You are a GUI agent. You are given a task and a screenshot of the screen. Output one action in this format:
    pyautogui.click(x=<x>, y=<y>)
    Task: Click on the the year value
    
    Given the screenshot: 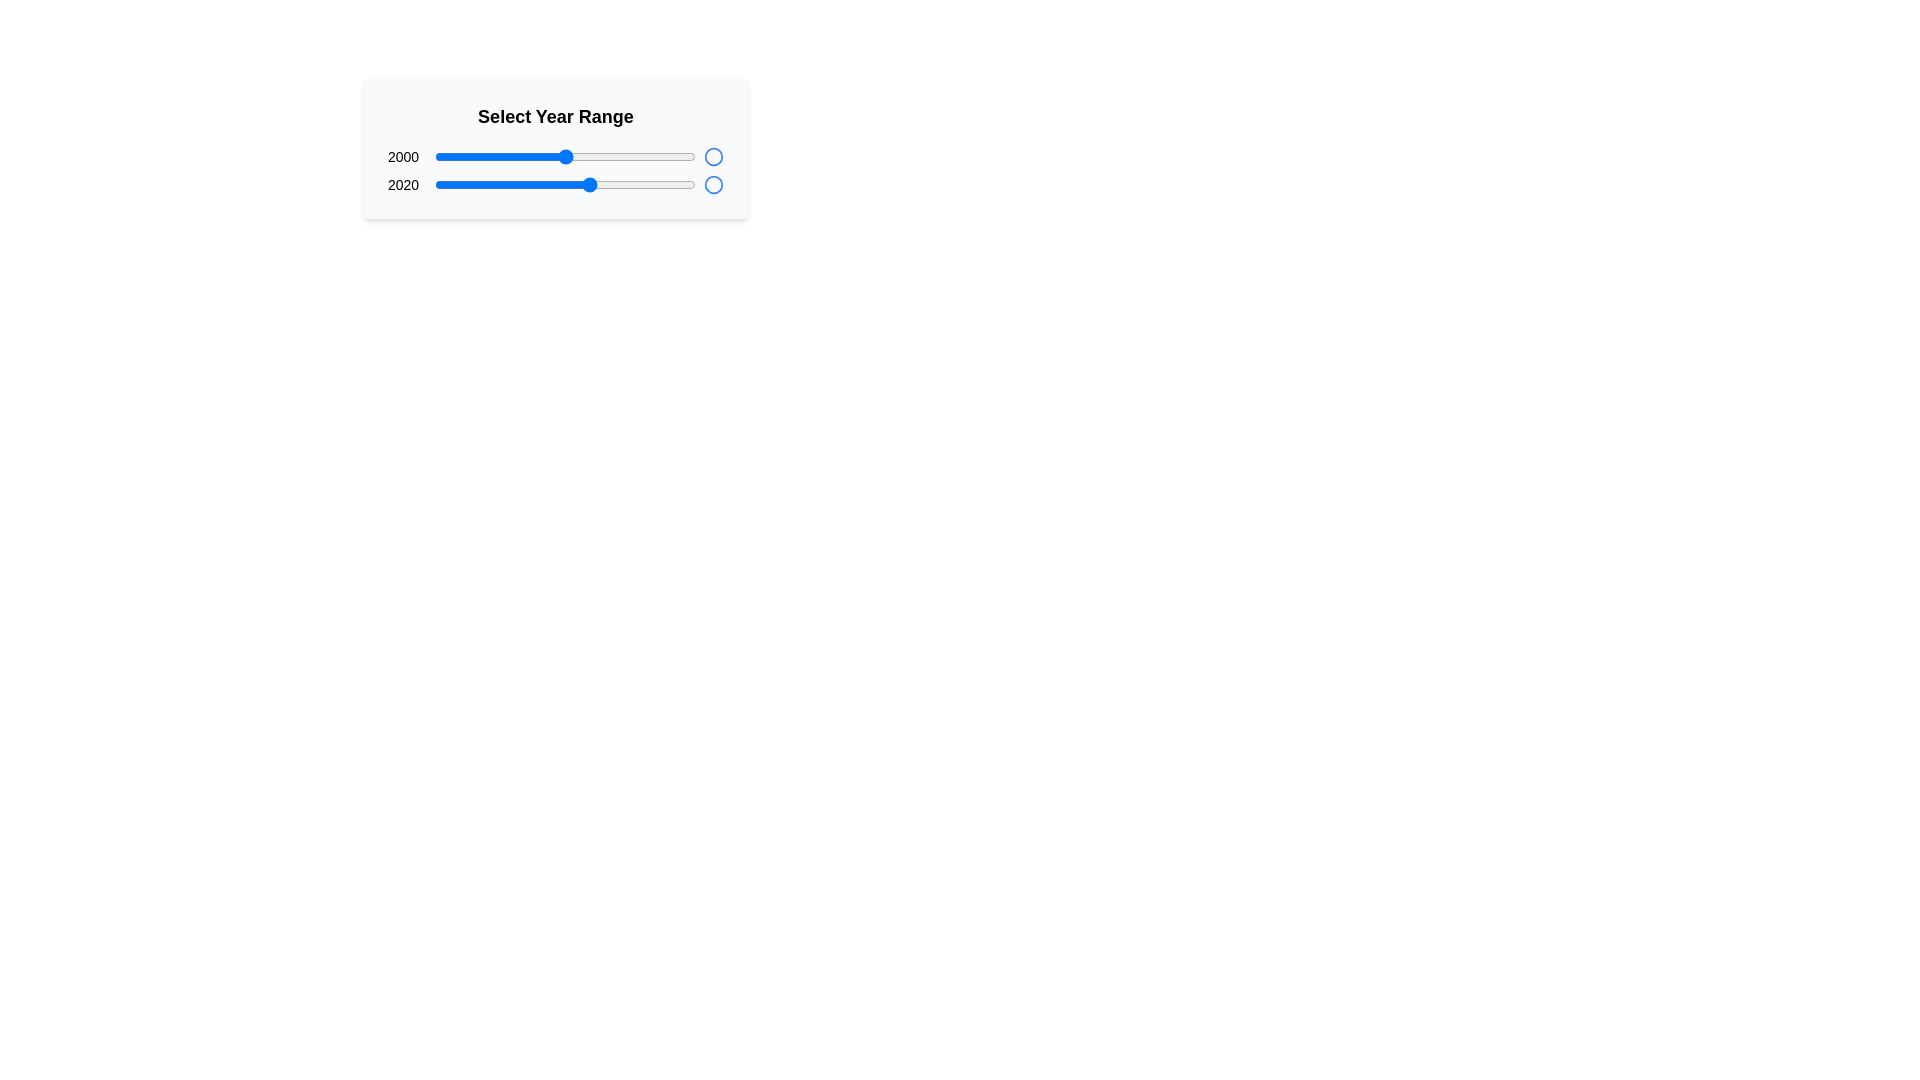 What is the action you would take?
    pyautogui.click(x=473, y=185)
    